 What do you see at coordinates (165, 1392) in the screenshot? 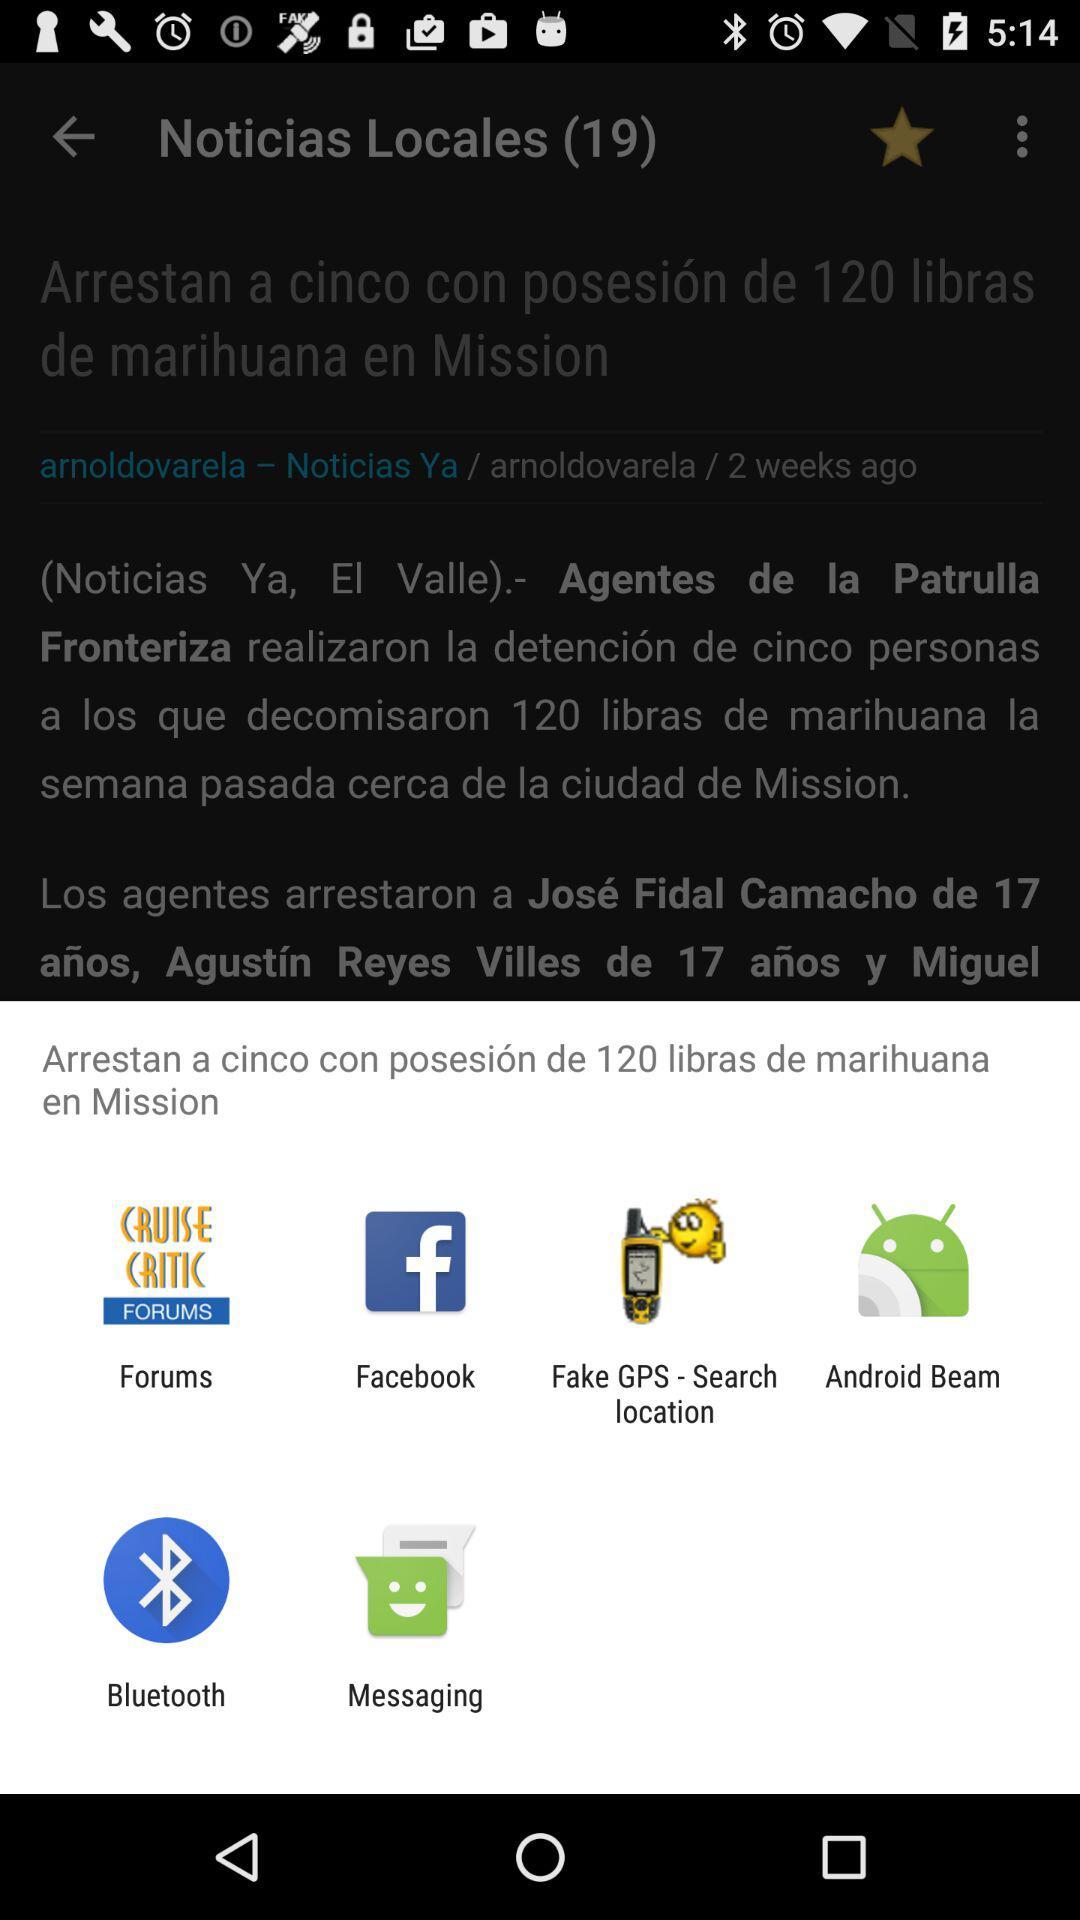
I see `the forums app` at bounding box center [165, 1392].